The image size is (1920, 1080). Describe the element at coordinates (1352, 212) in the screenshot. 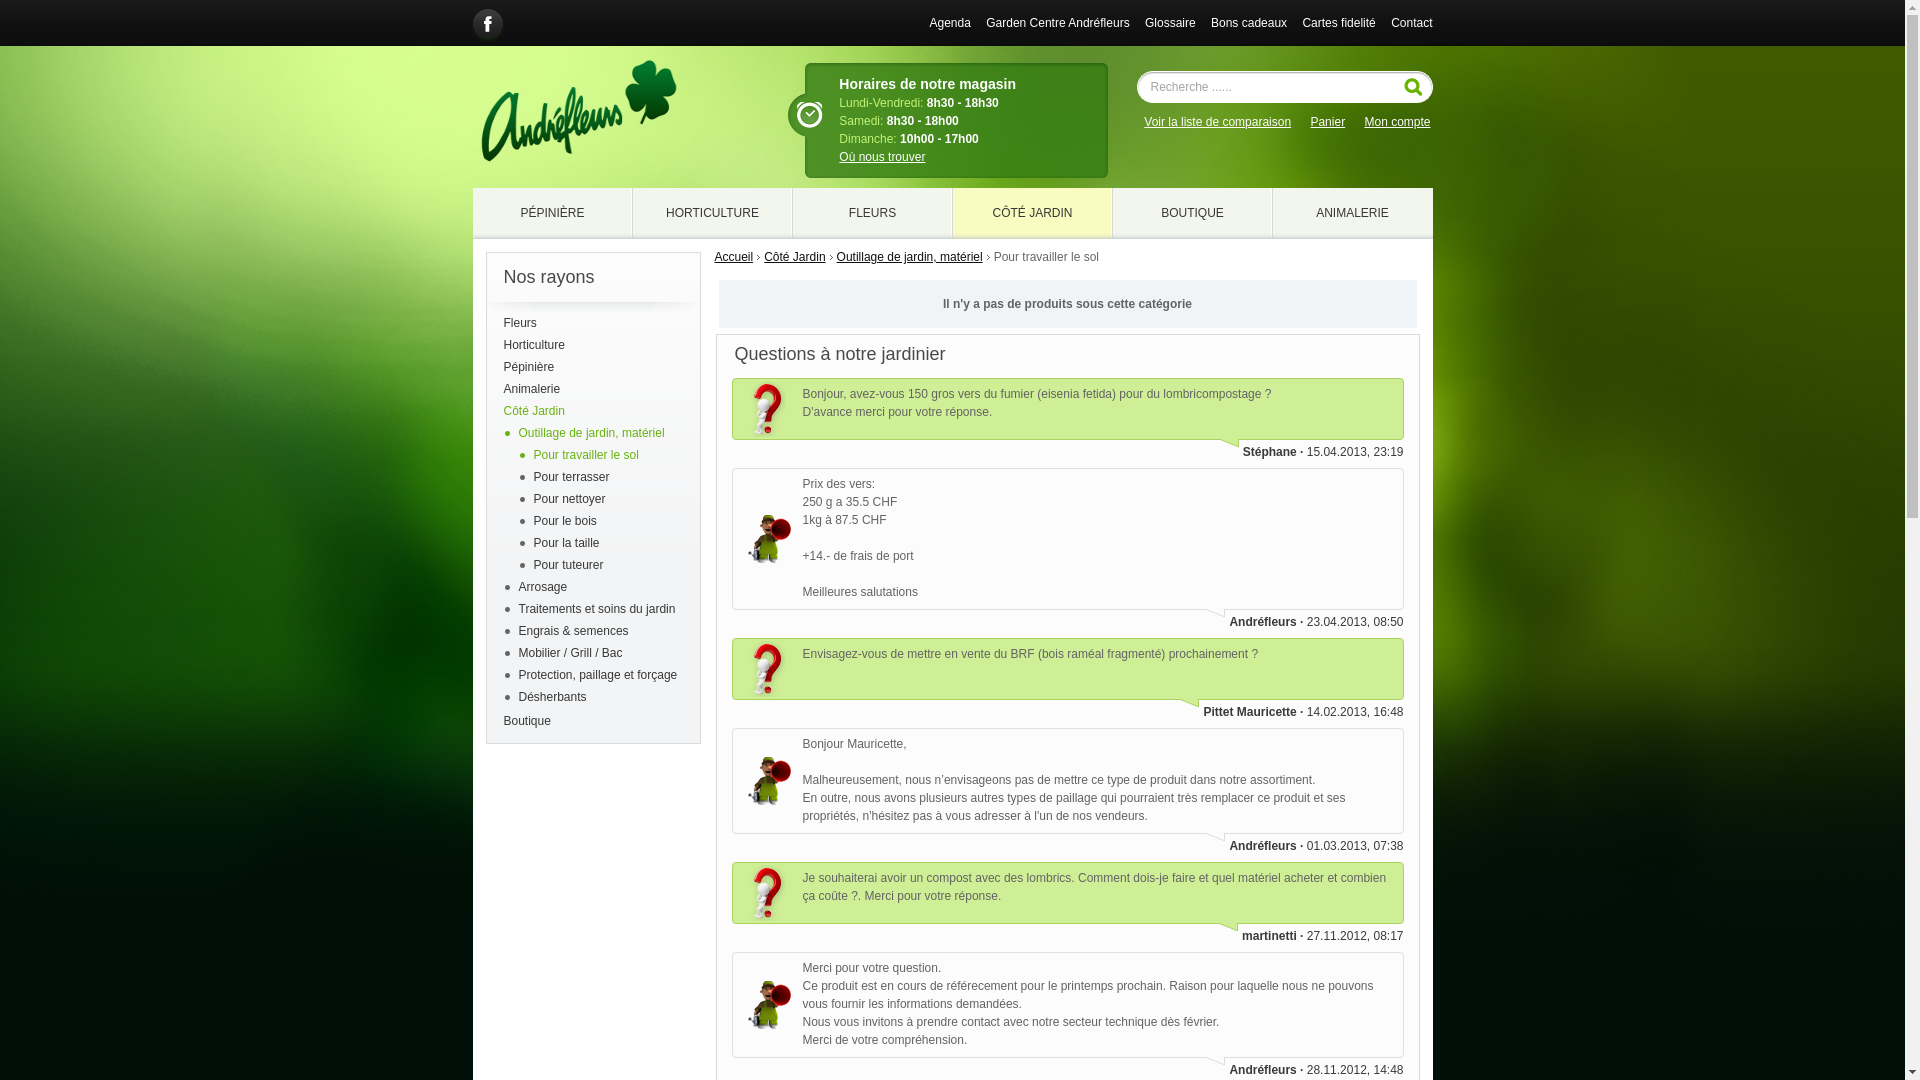

I see `'ANIMALERIE'` at that location.